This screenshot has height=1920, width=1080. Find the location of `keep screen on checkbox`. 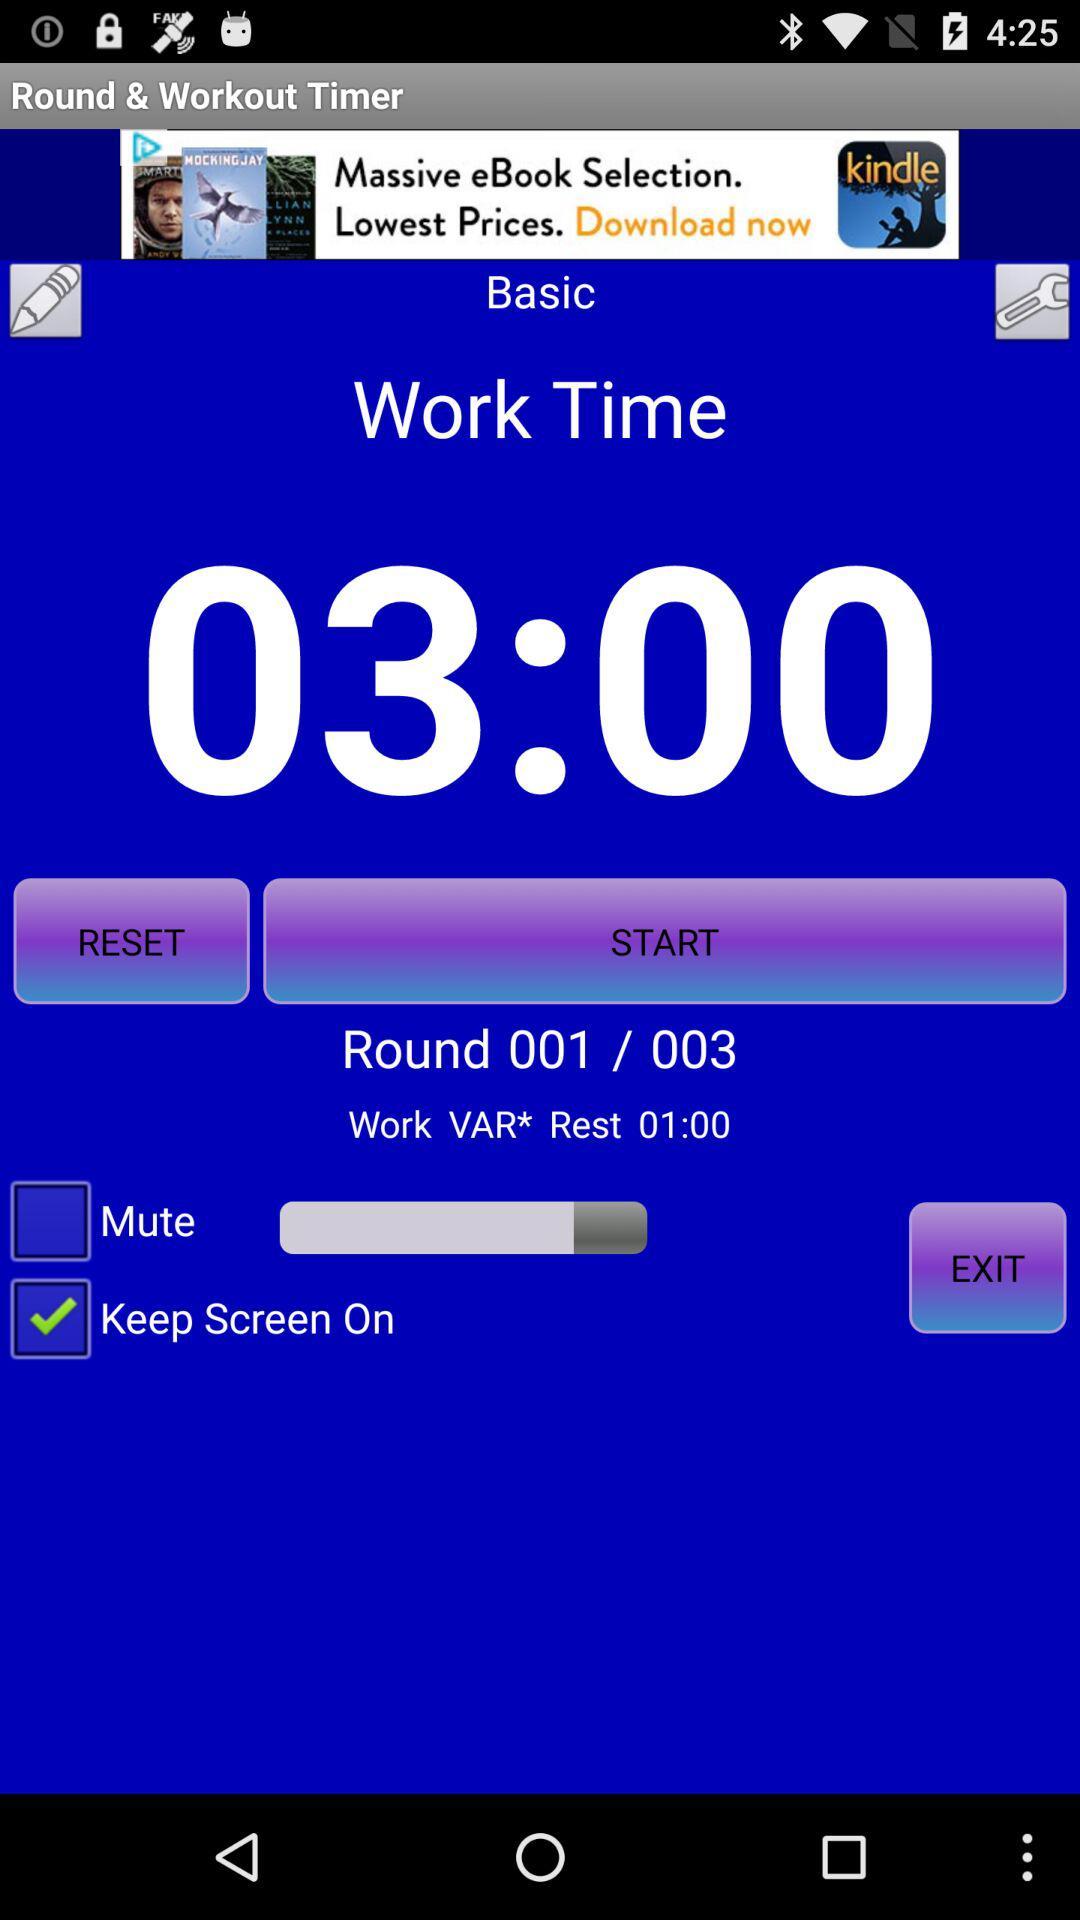

keep screen on checkbox is located at coordinates (197, 1316).